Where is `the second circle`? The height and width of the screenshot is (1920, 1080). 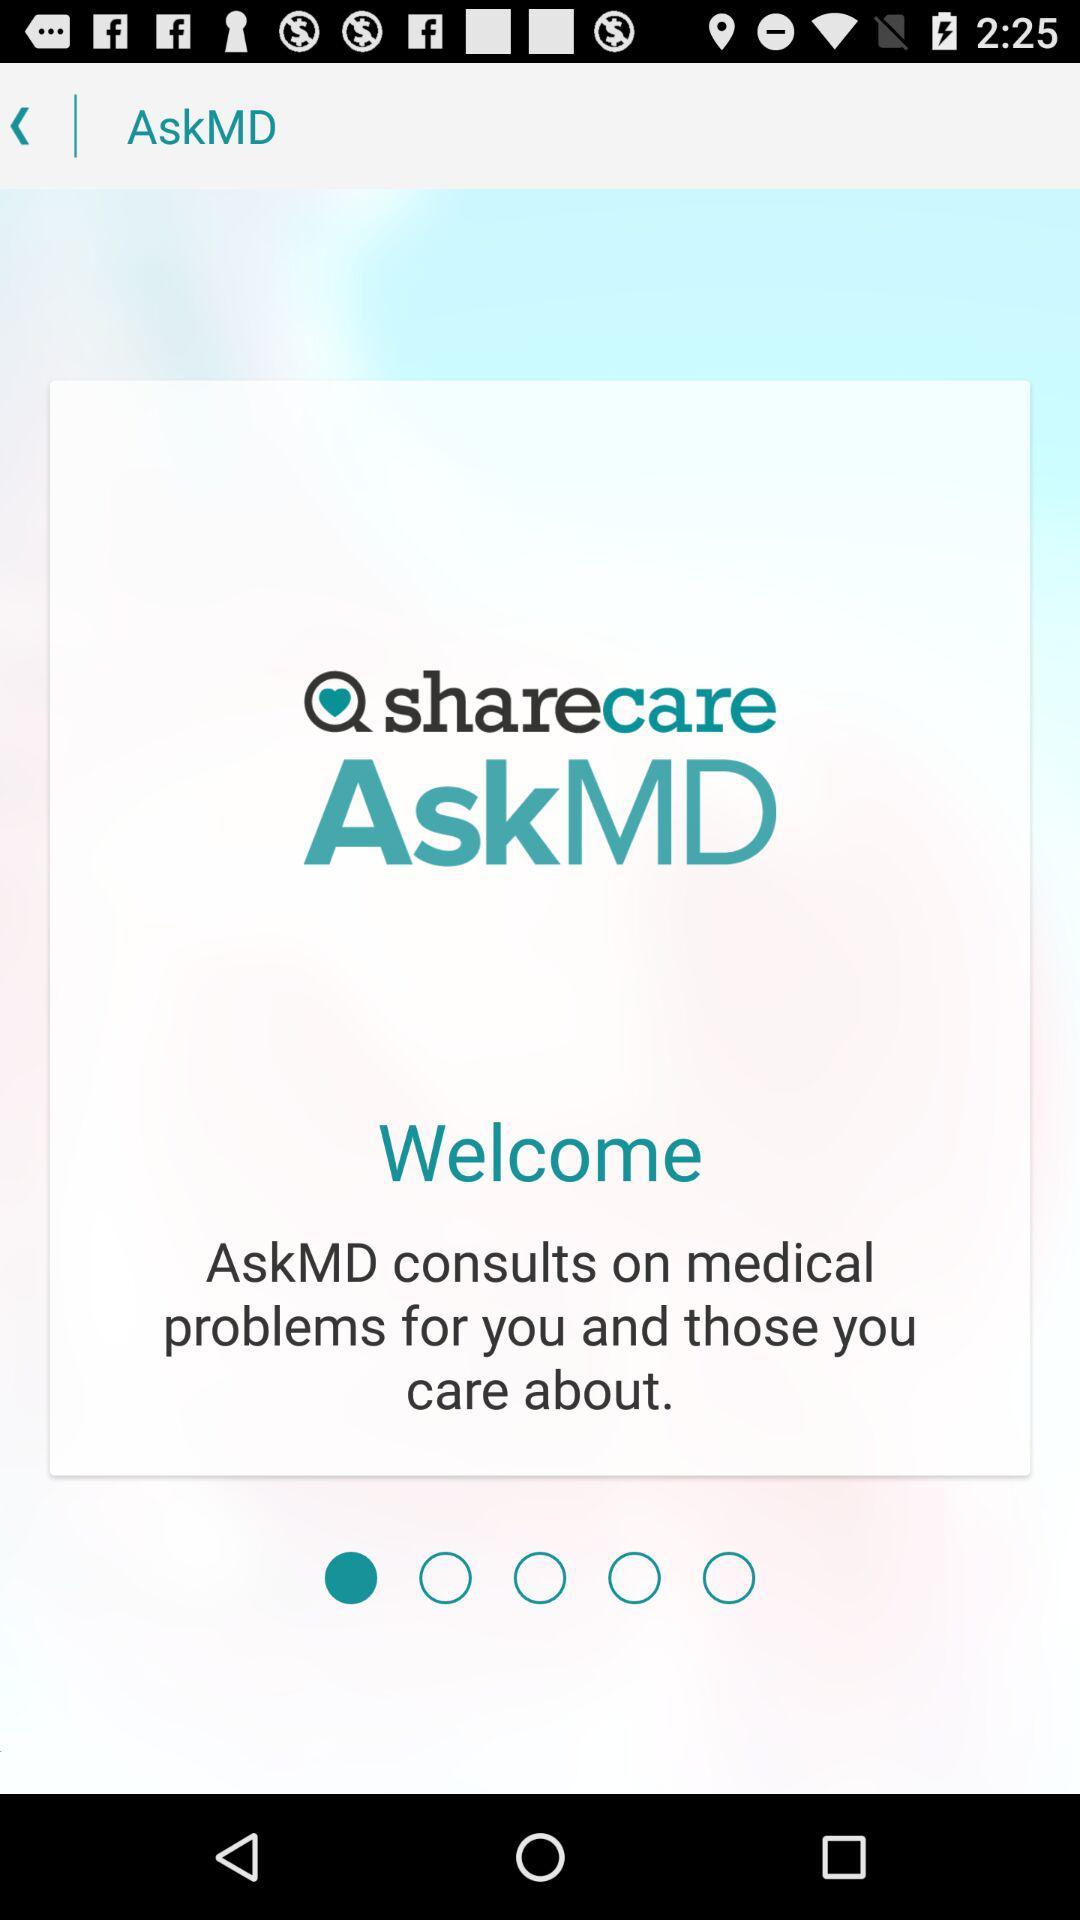 the second circle is located at coordinates (444, 1577).